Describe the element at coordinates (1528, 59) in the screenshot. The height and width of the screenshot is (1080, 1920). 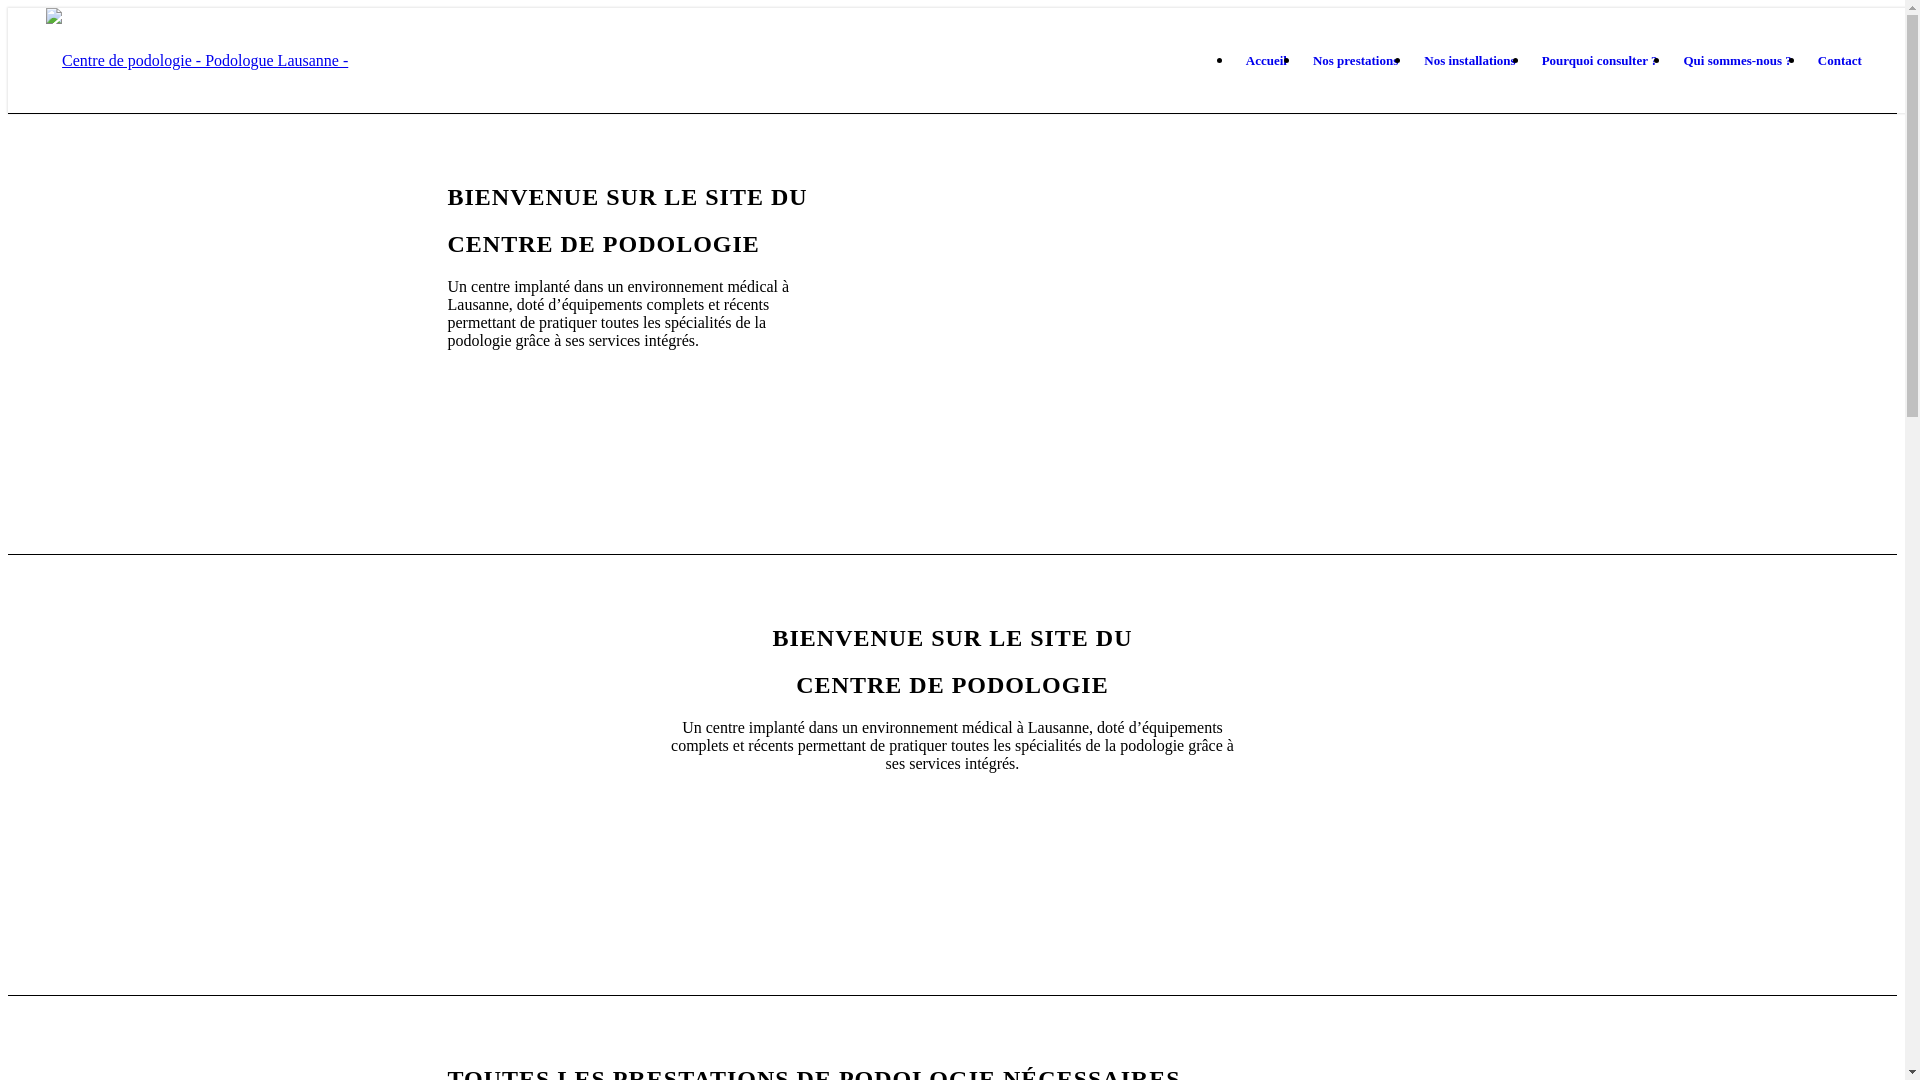
I see `'Pourquoi consulter ?'` at that location.